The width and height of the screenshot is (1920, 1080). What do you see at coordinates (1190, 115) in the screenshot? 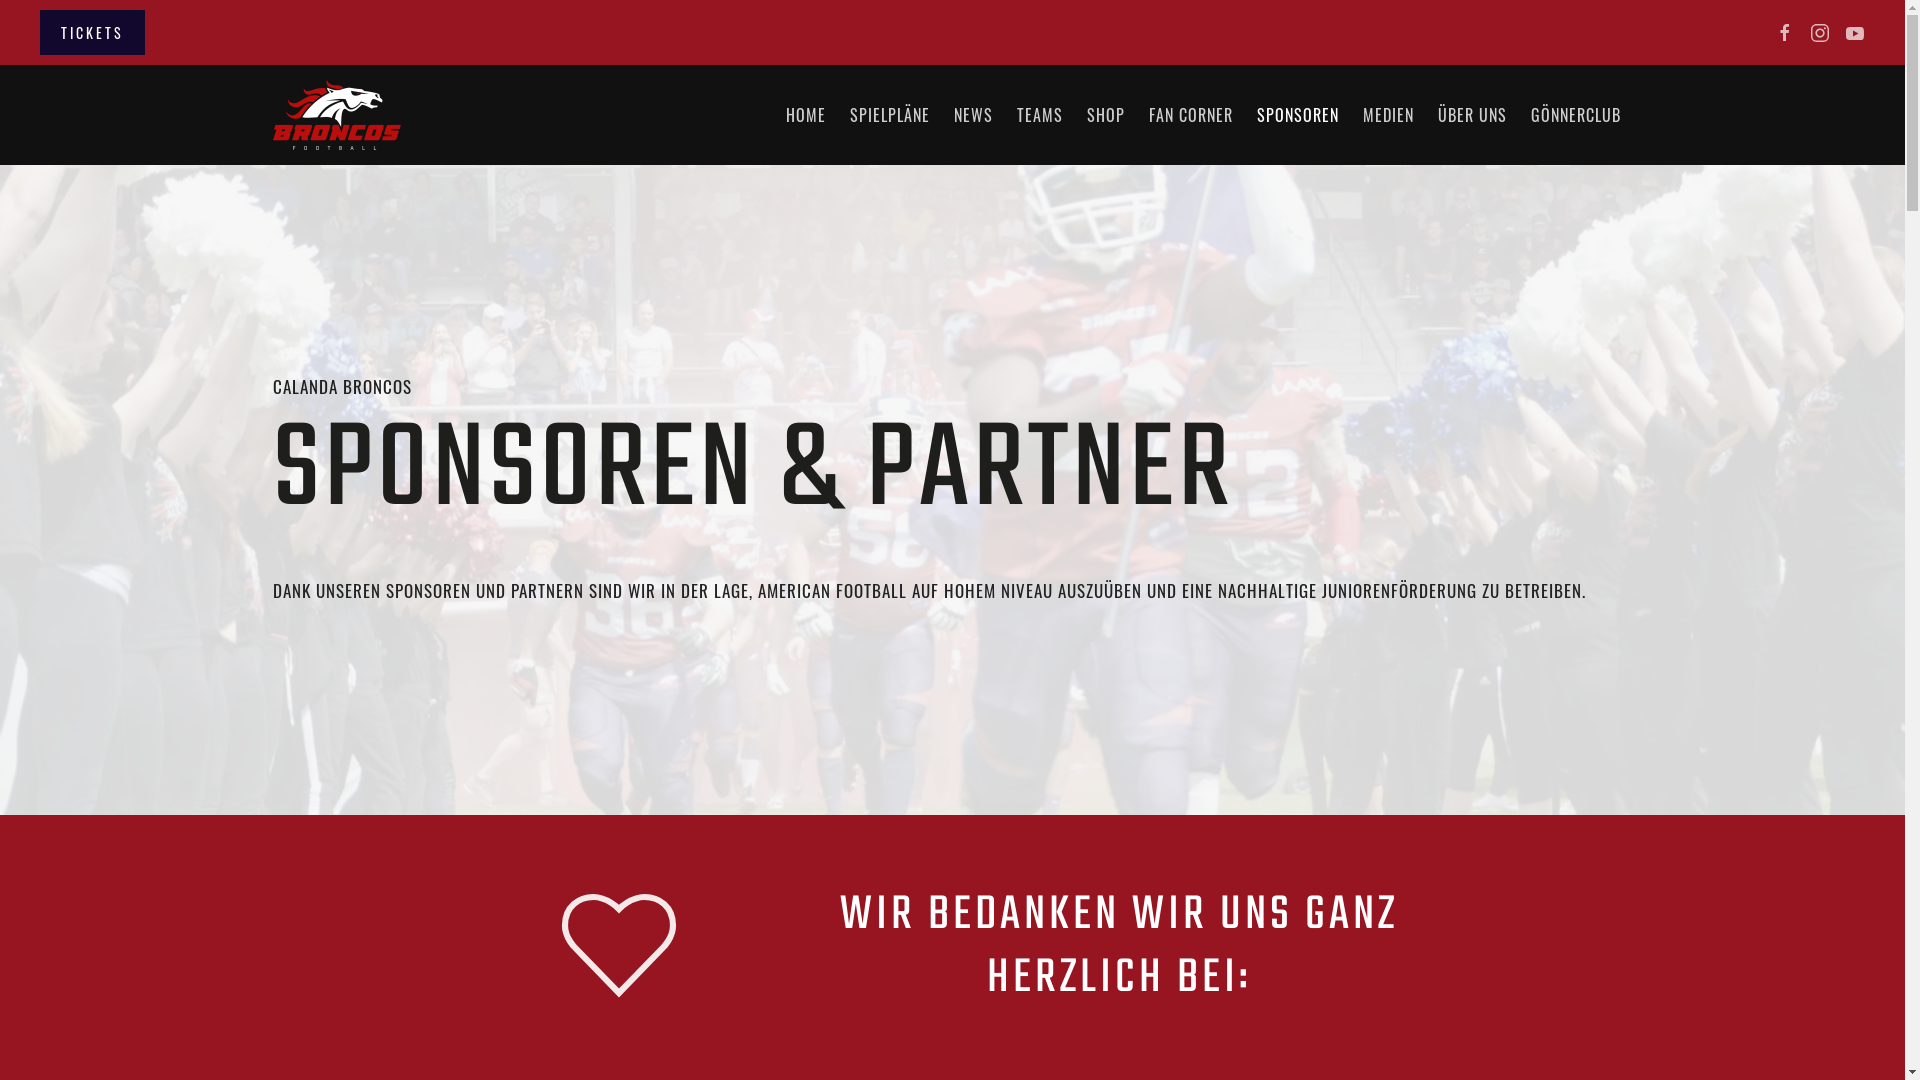
I see `'FAN CORNER'` at bounding box center [1190, 115].